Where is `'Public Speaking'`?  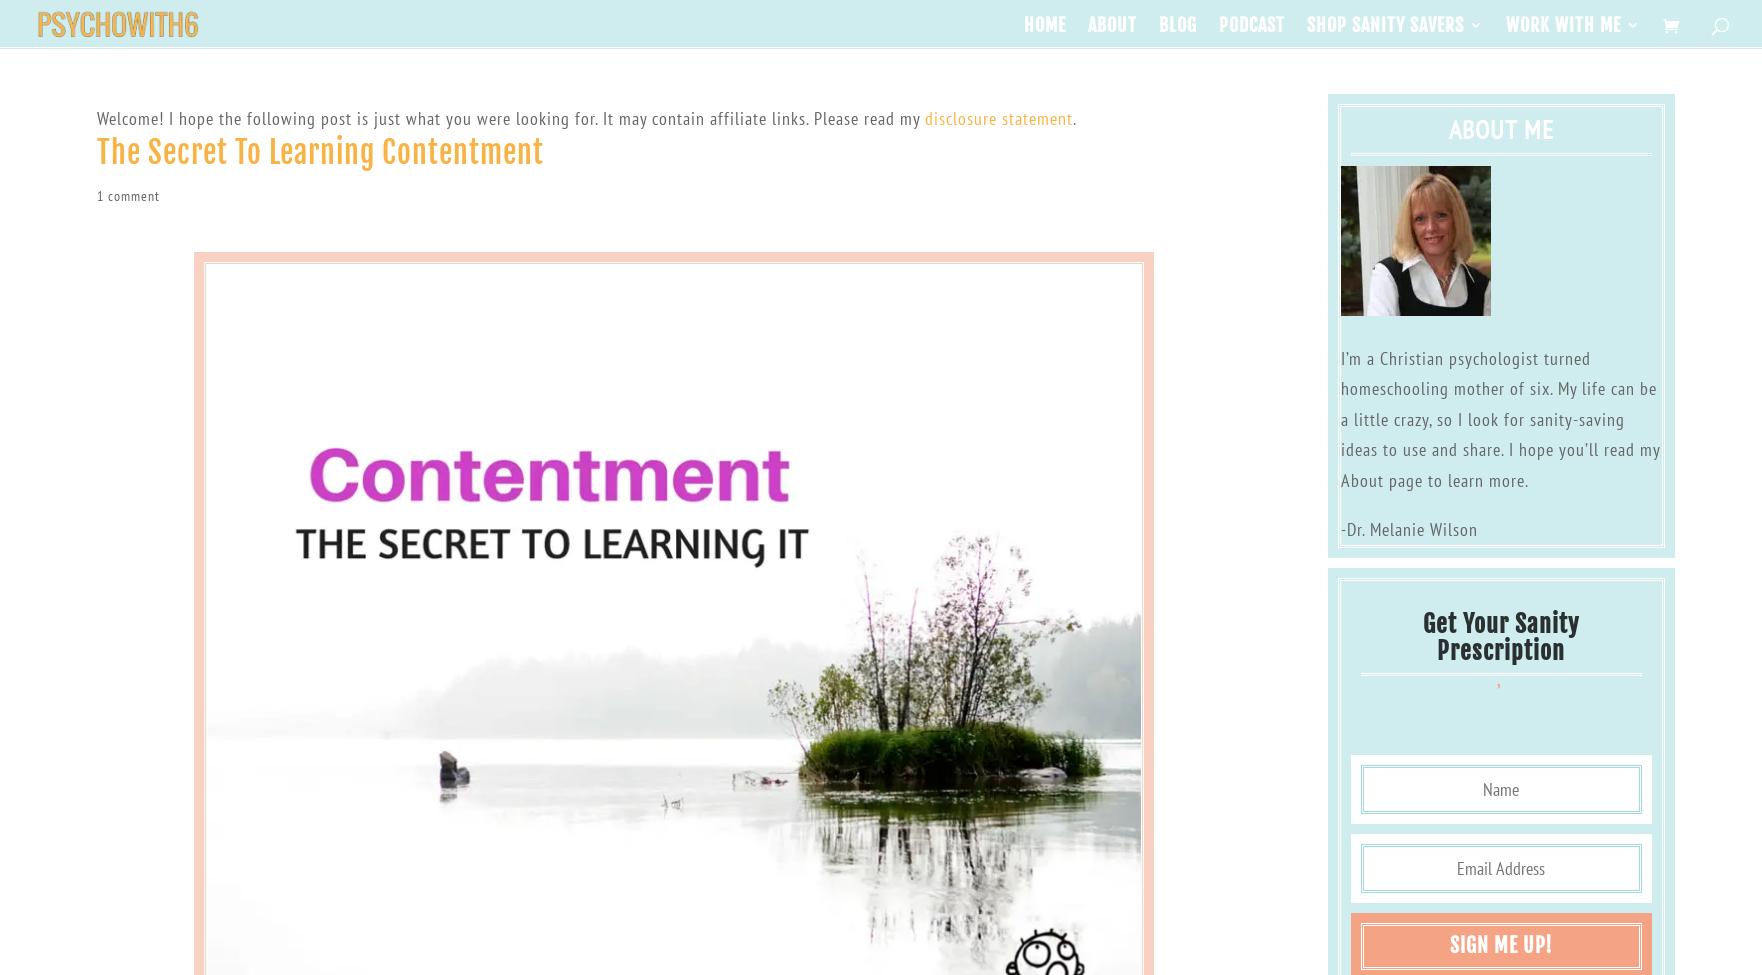 'Public Speaking' is located at coordinates (1627, 101).